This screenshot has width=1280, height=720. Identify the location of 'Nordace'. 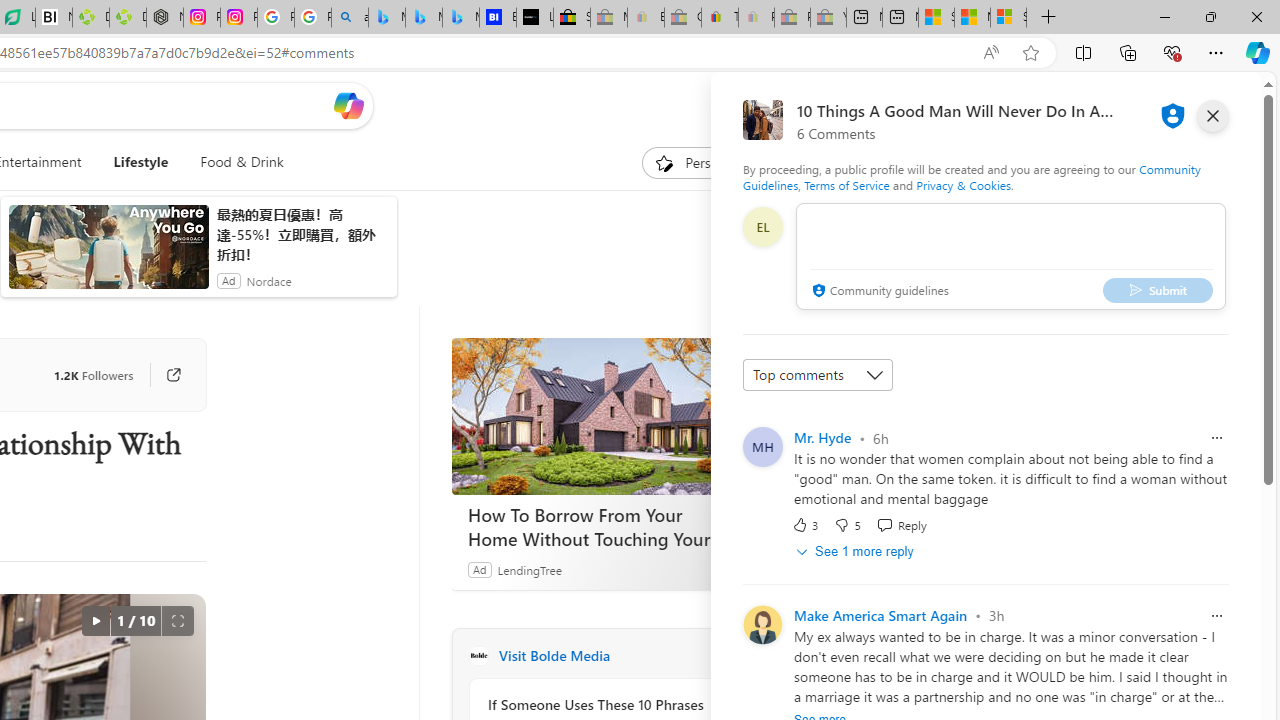
(267, 280).